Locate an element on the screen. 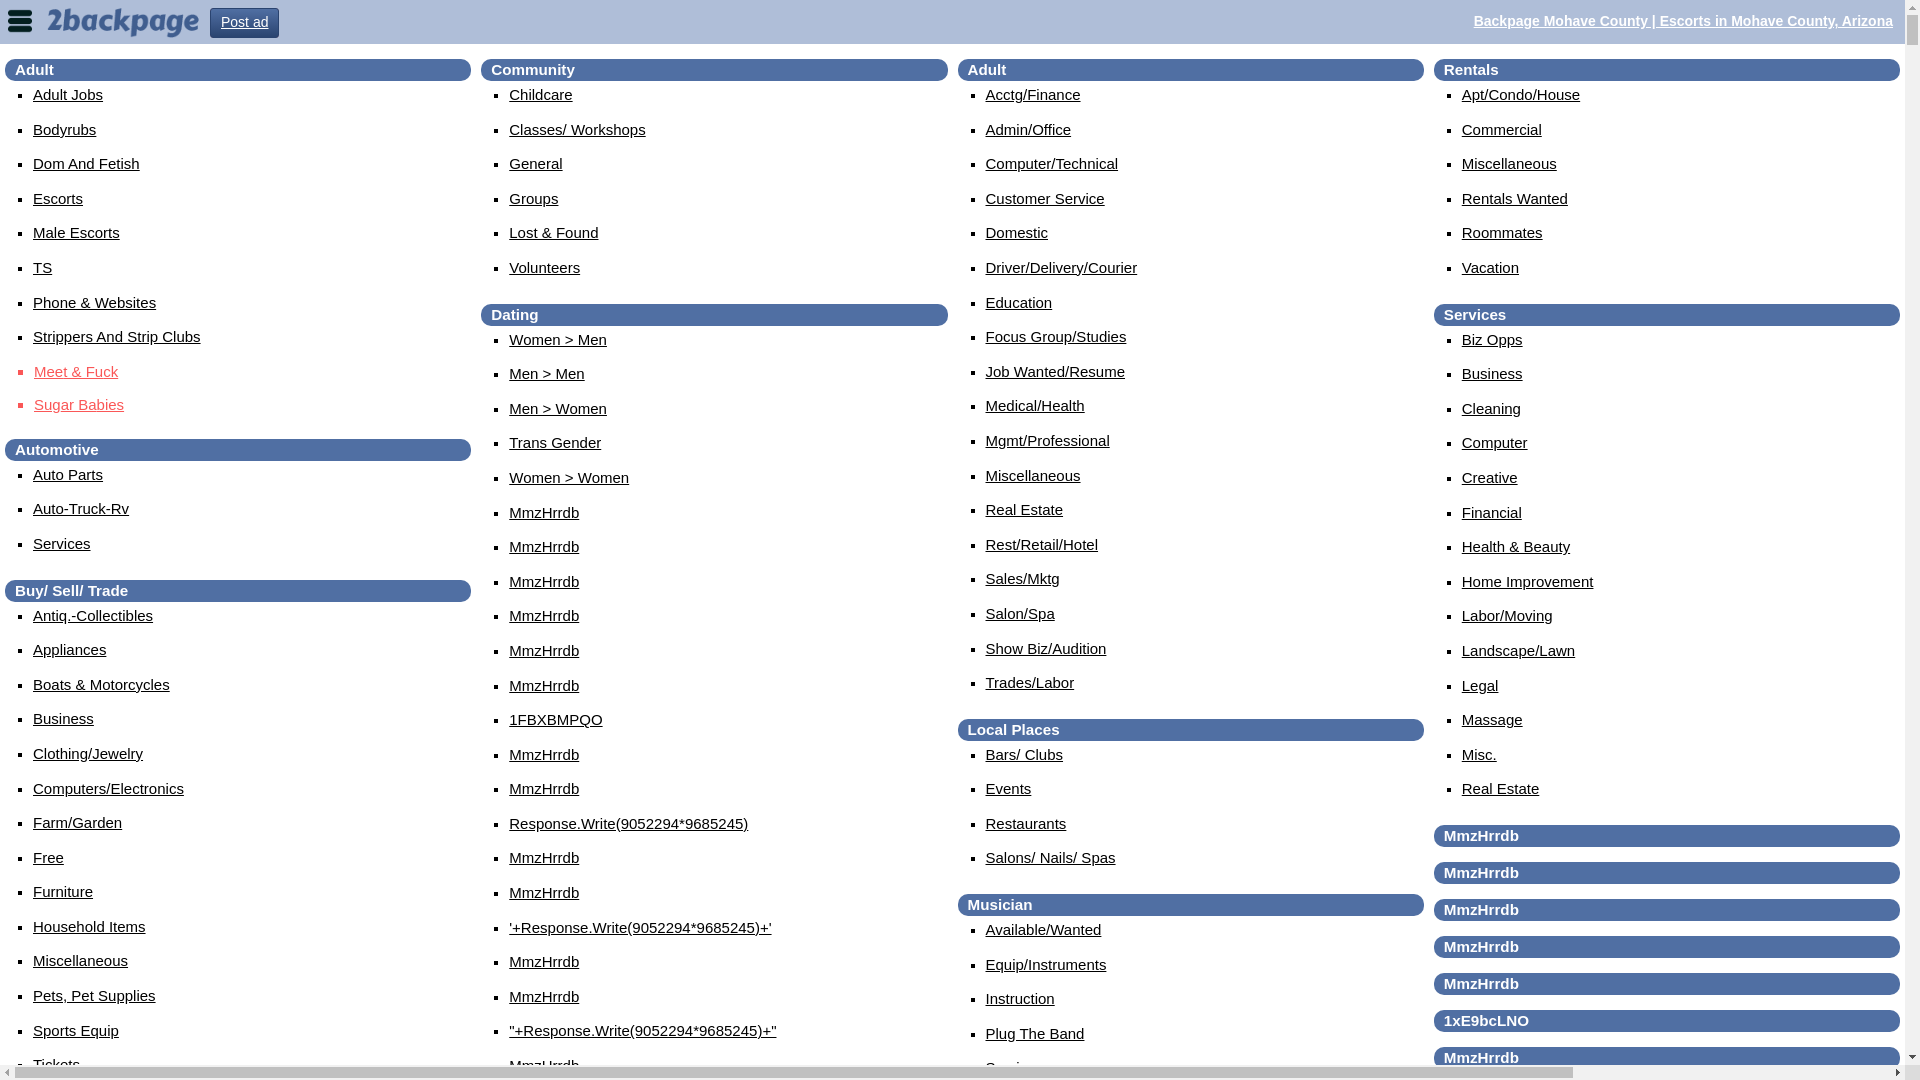 The width and height of the screenshot is (1920, 1080). 'Labor/Moving' is located at coordinates (1507, 614).